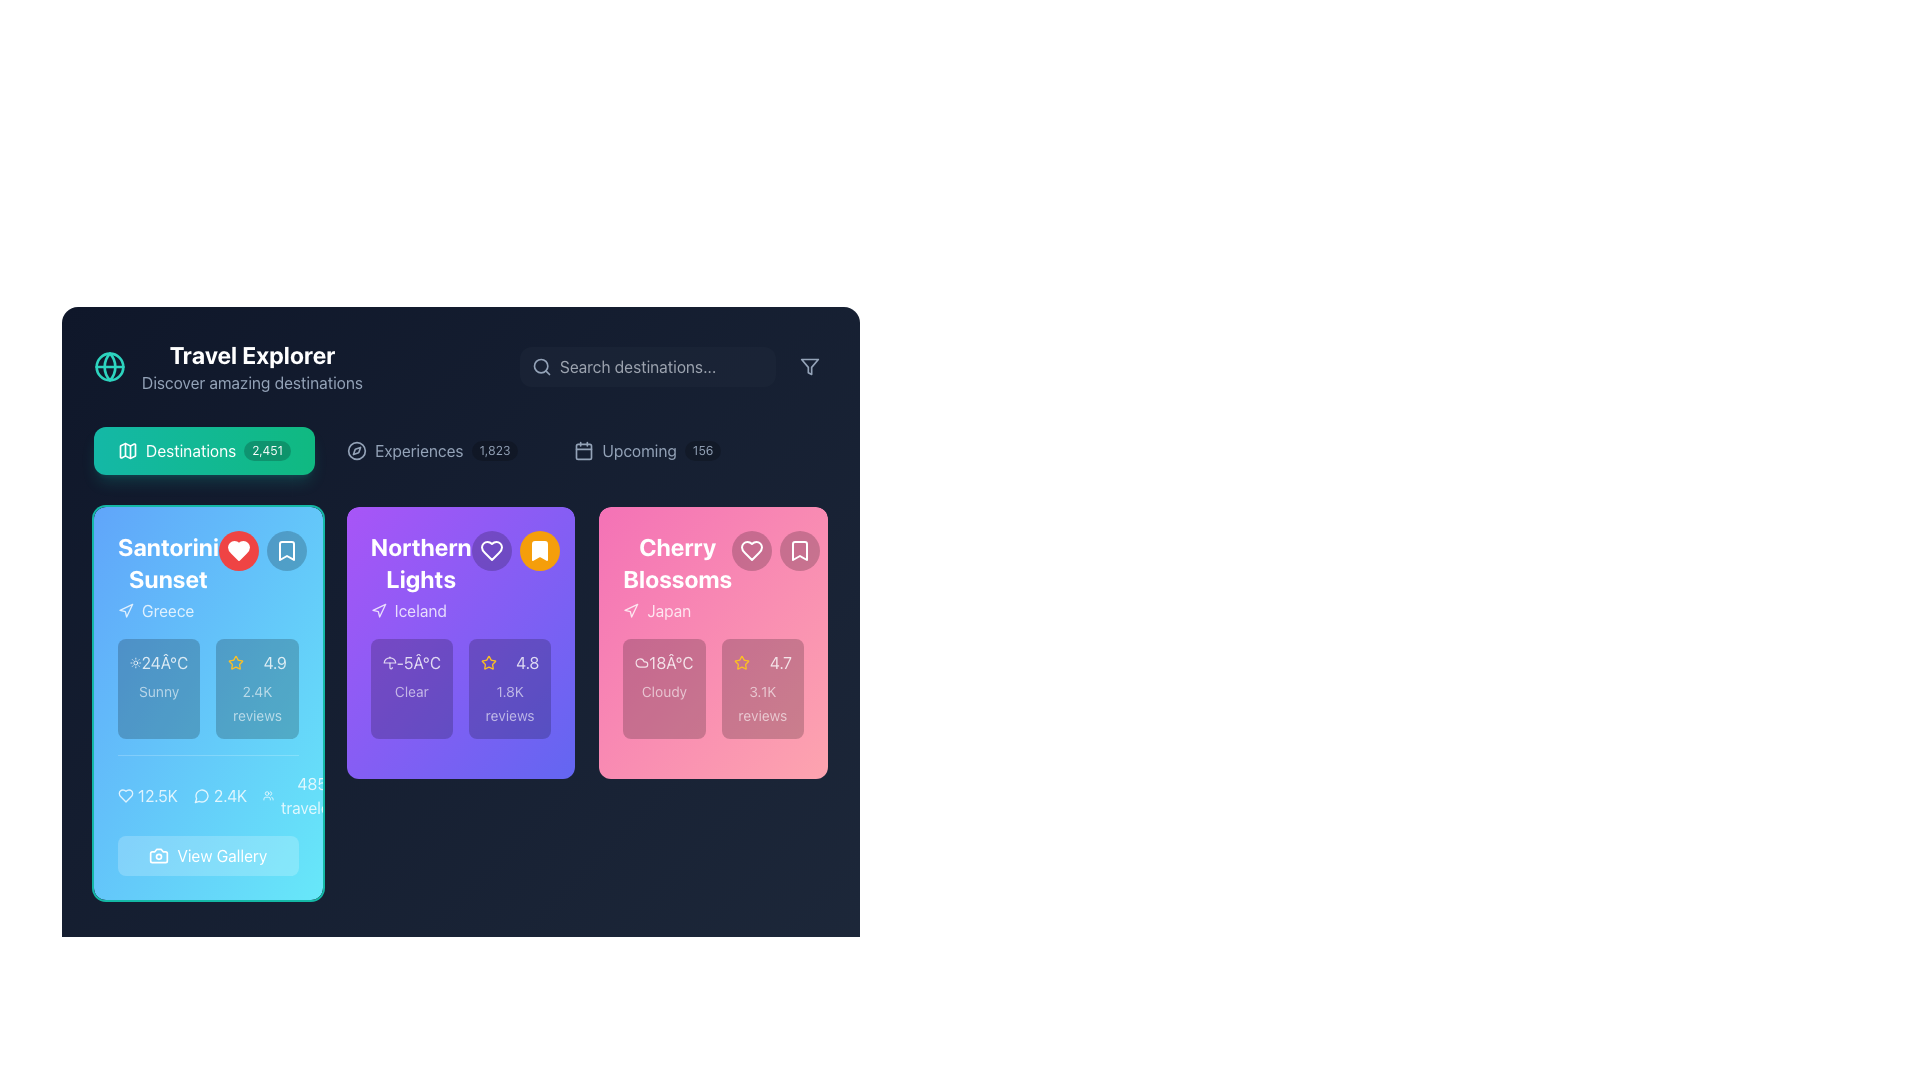 The image size is (1920, 1080). What do you see at coordinates (800, 551) in the screenshot?
I see `the bookmark button located in the top-right corner of the 'Cherry Blossoms' card` at bounding box center [800, 551].